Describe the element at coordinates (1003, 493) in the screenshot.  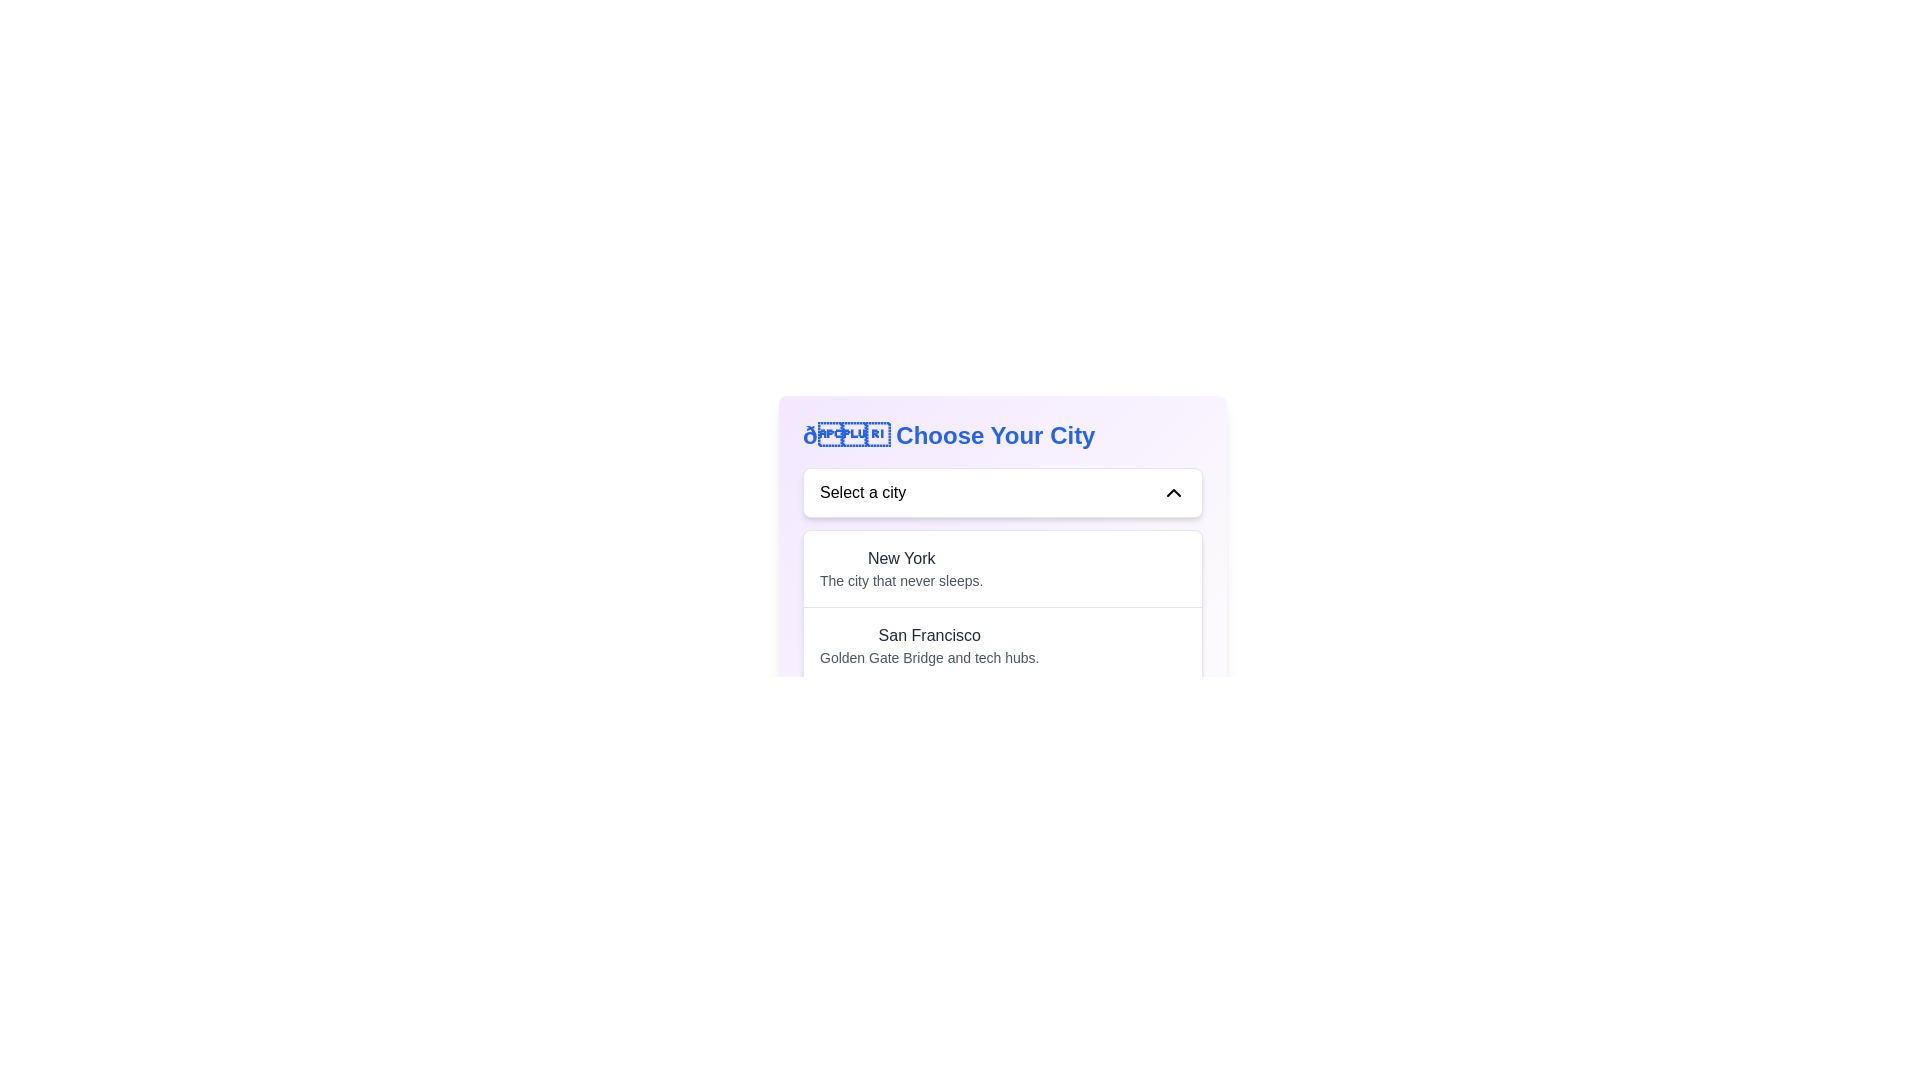
I see `the dropdown menu that allows users` at that location.